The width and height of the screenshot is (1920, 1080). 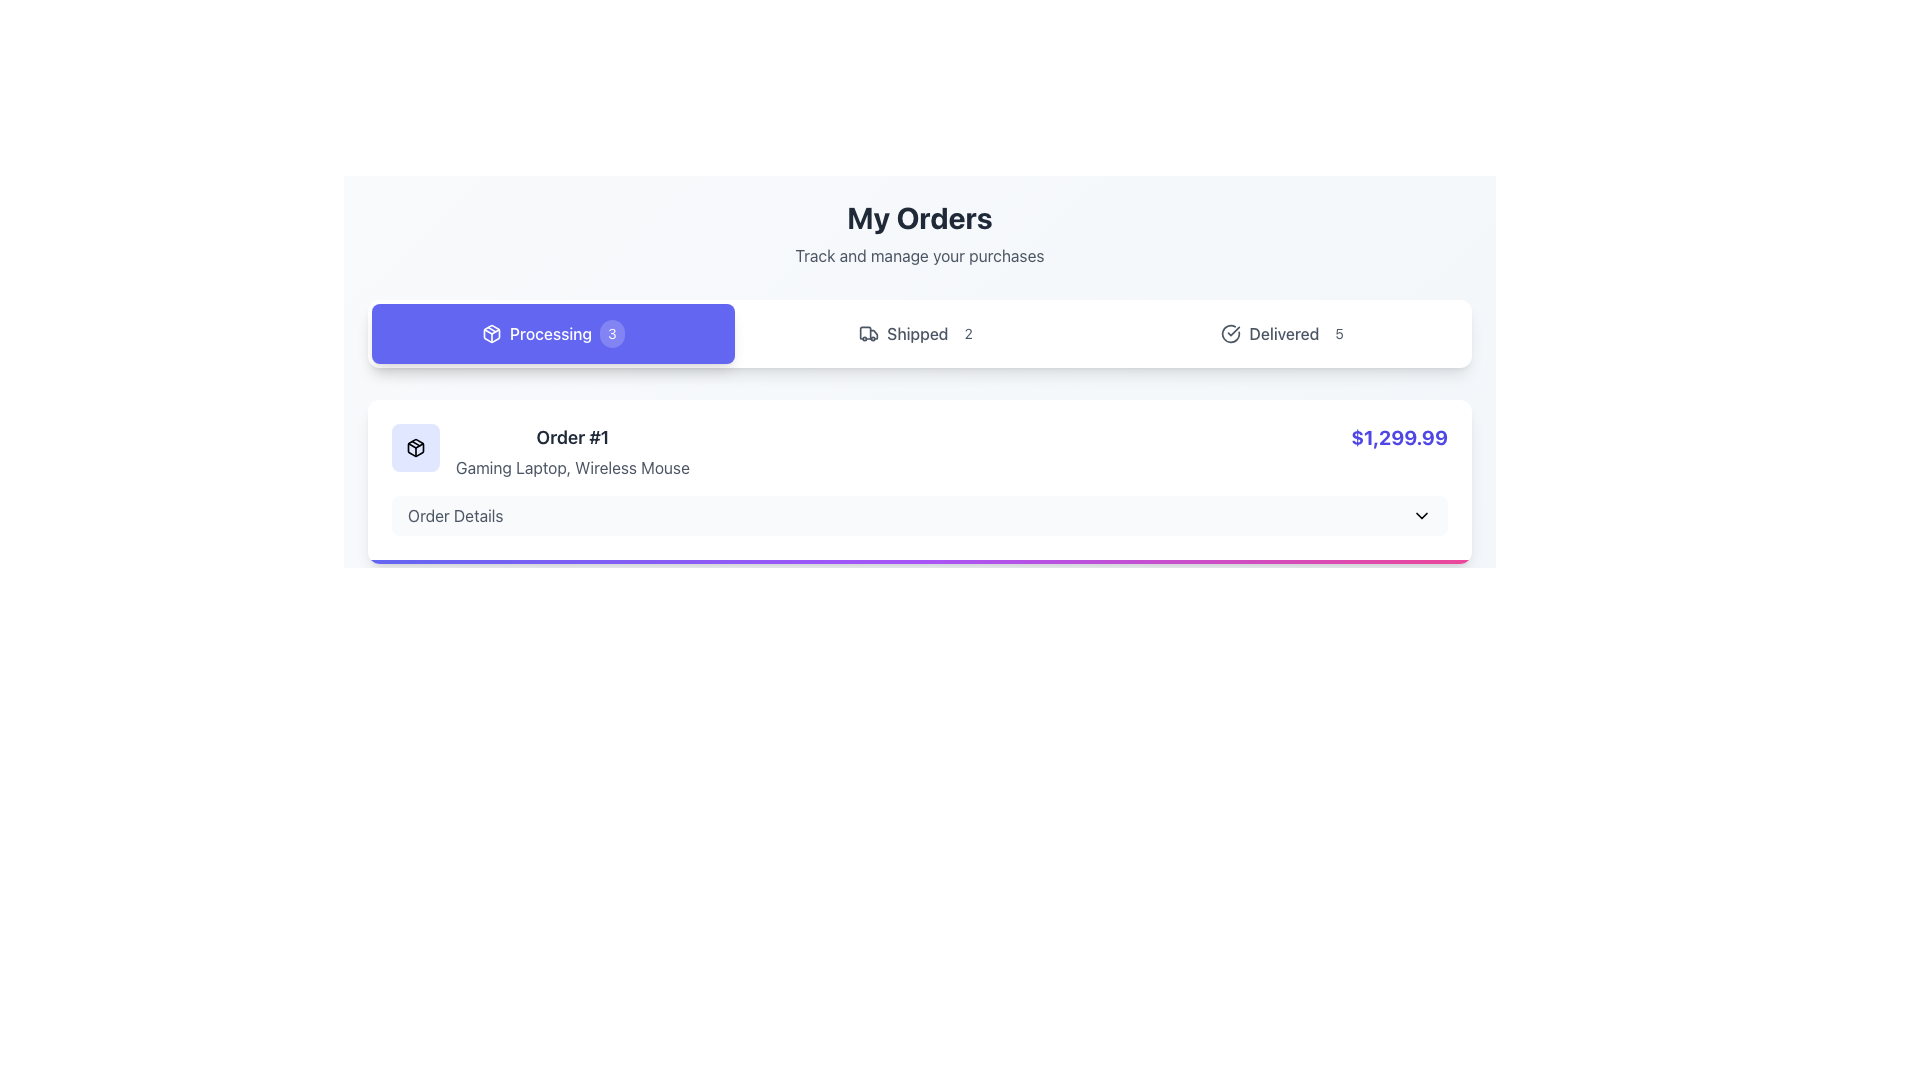 What do you see at coordinates (919, 333) in the screenshot?
I see `the 'Shipped 2' tab, which displays a truck icon and is styled with a gray color on hover` at bounding box center [919, 333].